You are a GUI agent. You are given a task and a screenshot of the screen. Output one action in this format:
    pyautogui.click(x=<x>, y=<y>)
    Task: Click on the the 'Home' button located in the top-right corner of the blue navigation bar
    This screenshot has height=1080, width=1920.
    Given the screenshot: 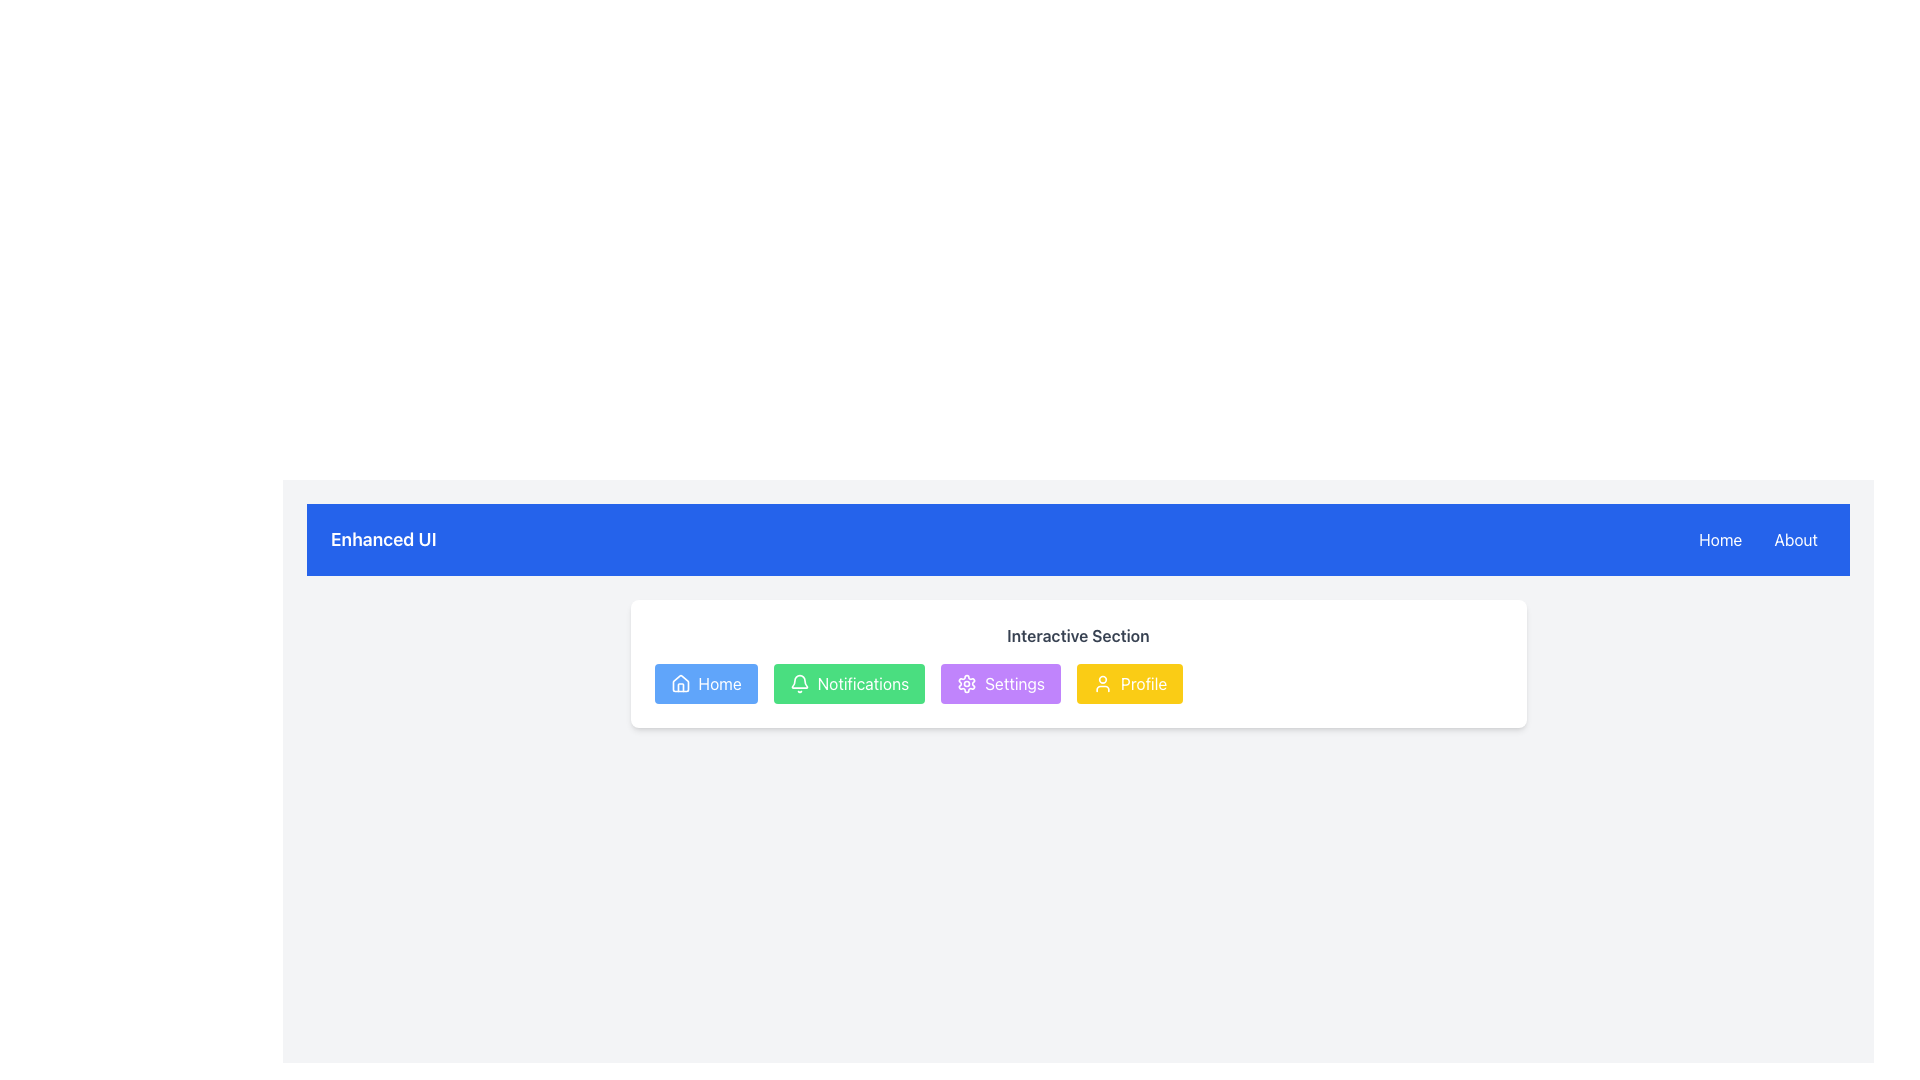 What is the action you would take?
    pyautogui.click(x=1719, y=540)
    